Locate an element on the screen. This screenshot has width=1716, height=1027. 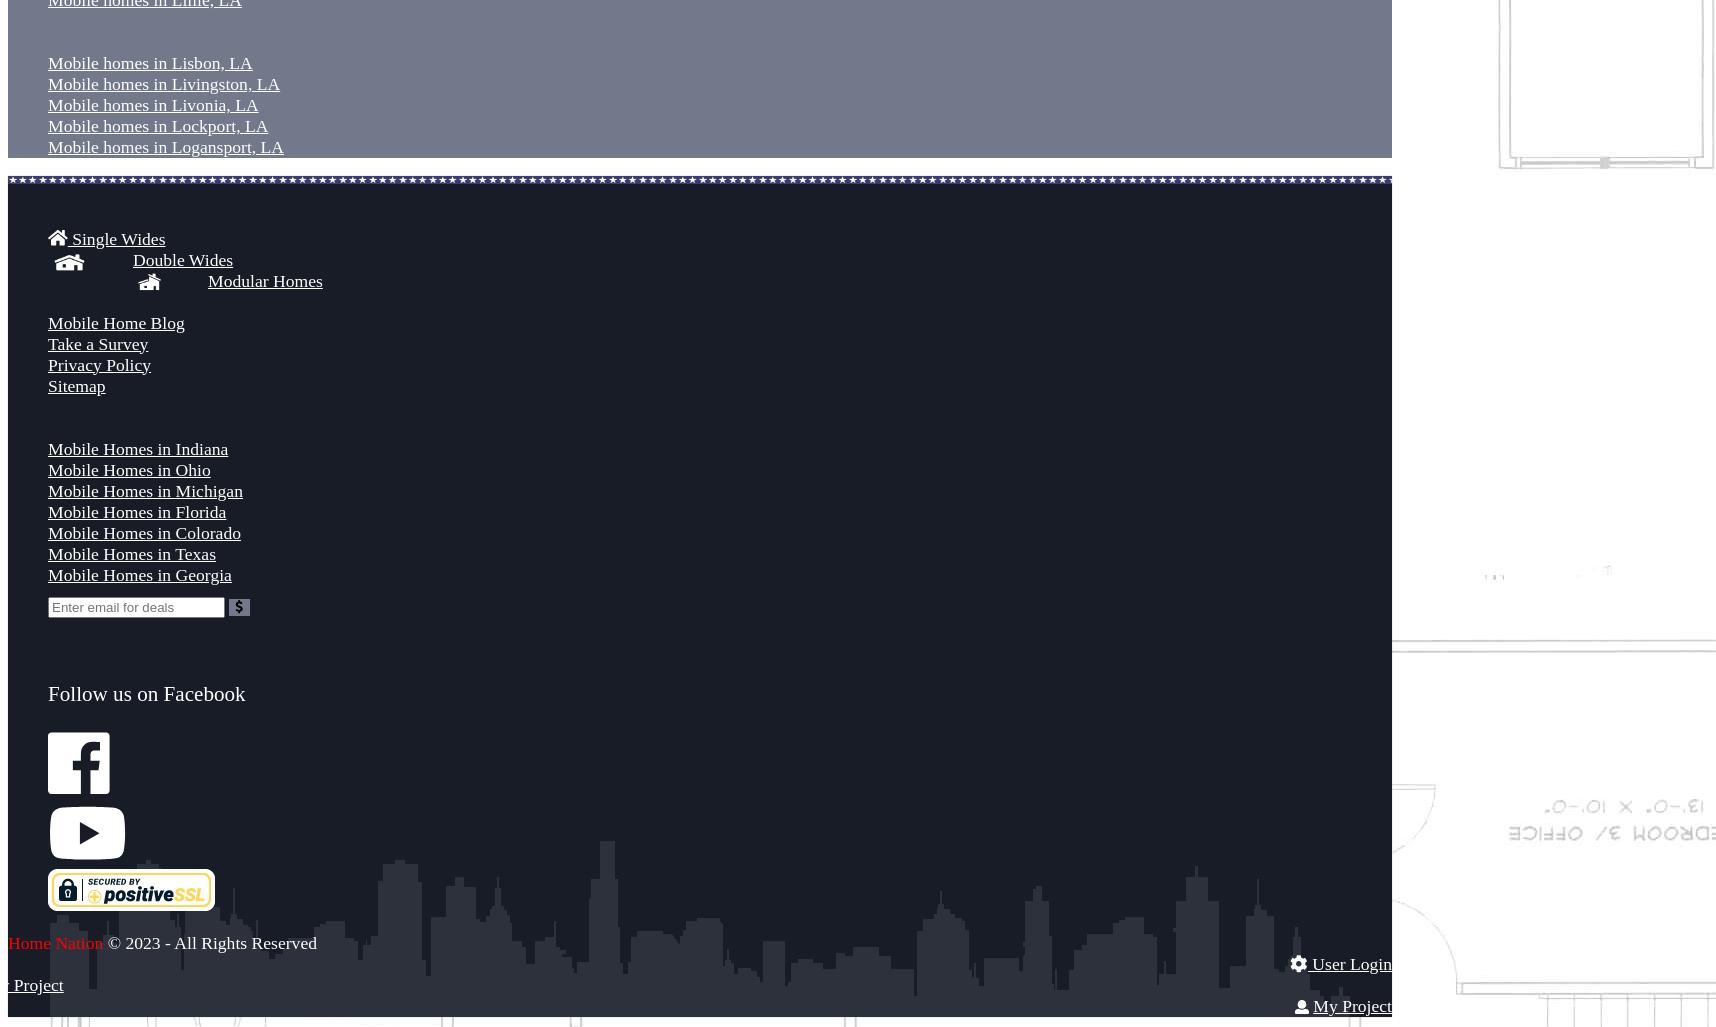
'Mobile Homes in Ohio' is located at coordinates (129, 469).